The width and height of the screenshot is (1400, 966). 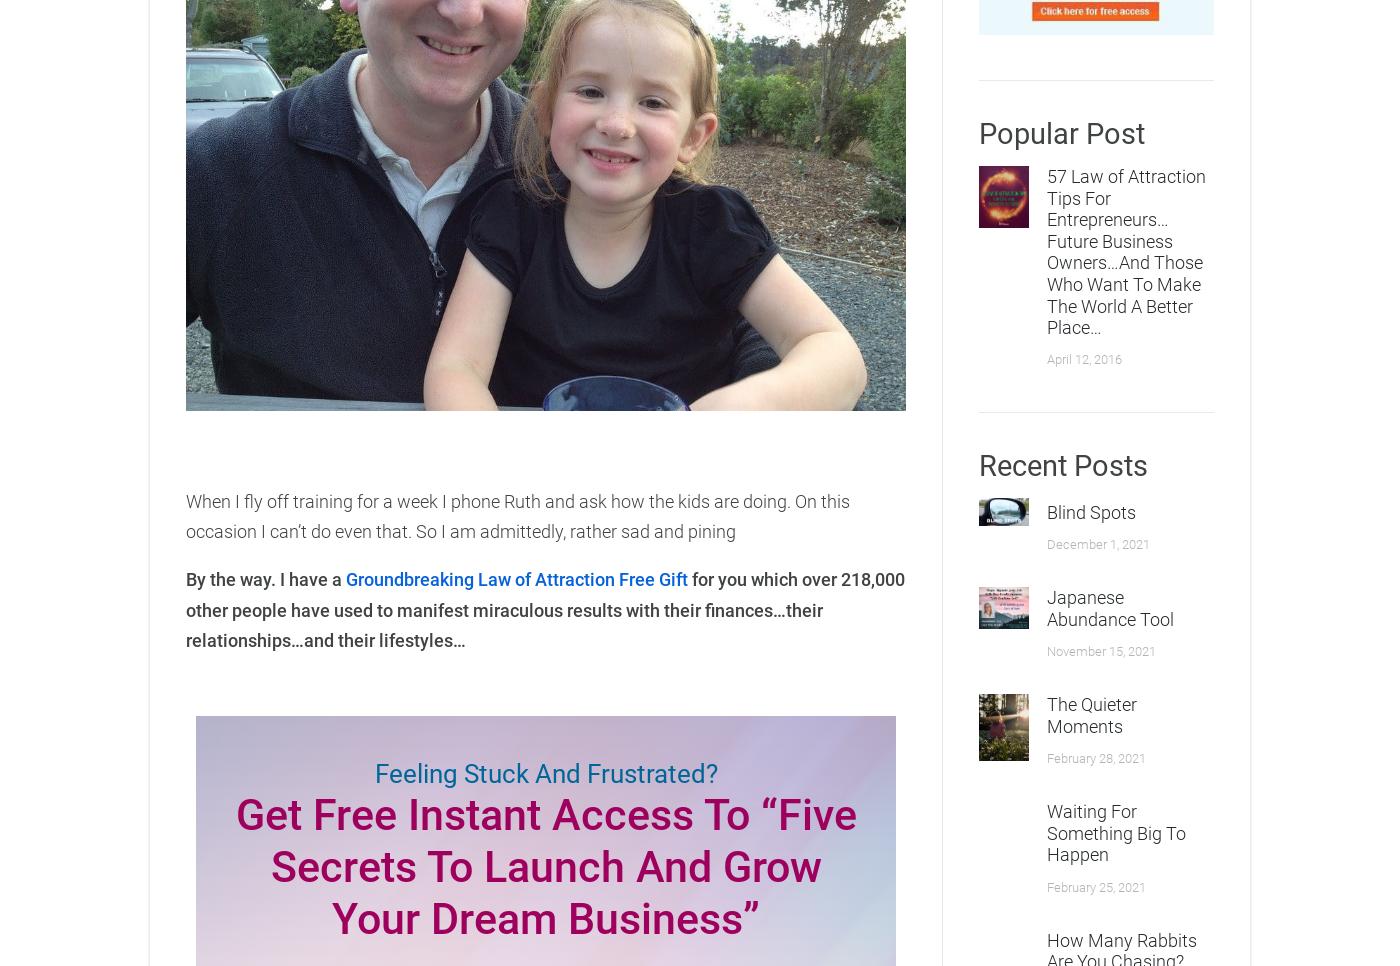 What do you see at coordinates (1047, 510) in the screenshot?
I see `'Blind Spots'` at bounding box center [1047, 510].